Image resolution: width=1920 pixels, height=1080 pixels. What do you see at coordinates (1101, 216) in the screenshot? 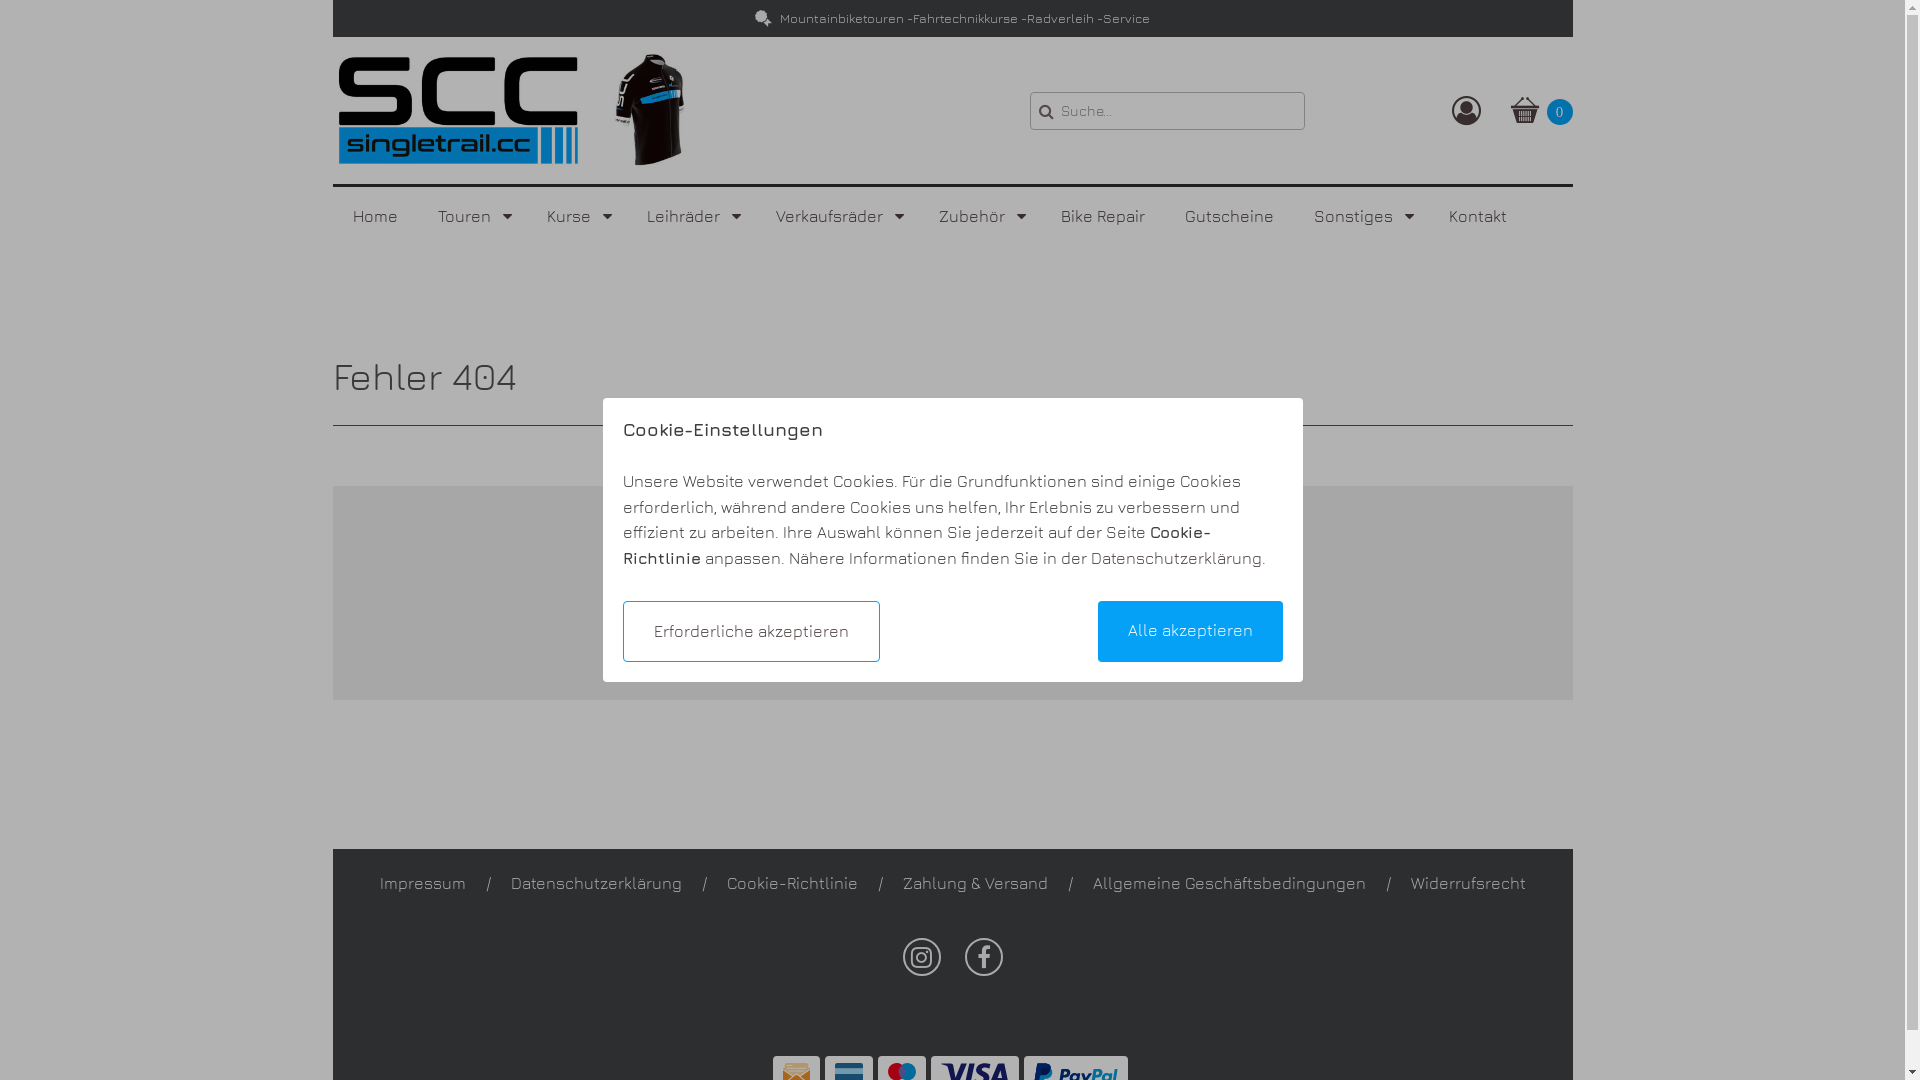
I see `'Bike Repair'` at bounding box center [1101, 216].